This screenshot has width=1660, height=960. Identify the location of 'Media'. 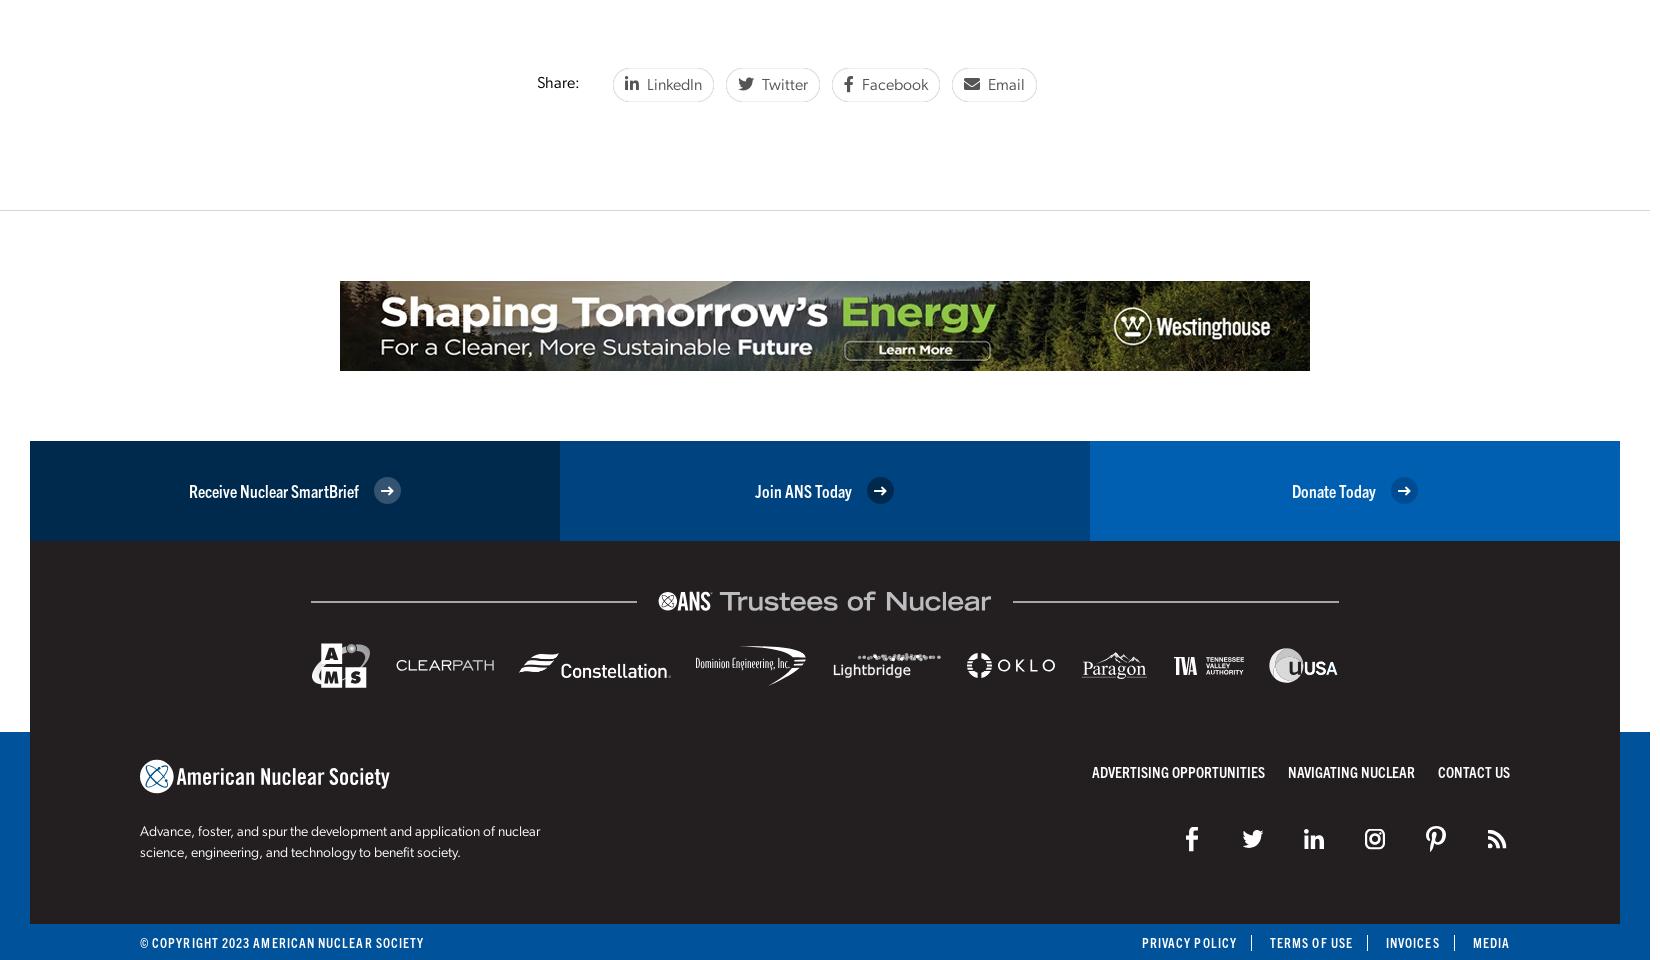
(1470, 942).